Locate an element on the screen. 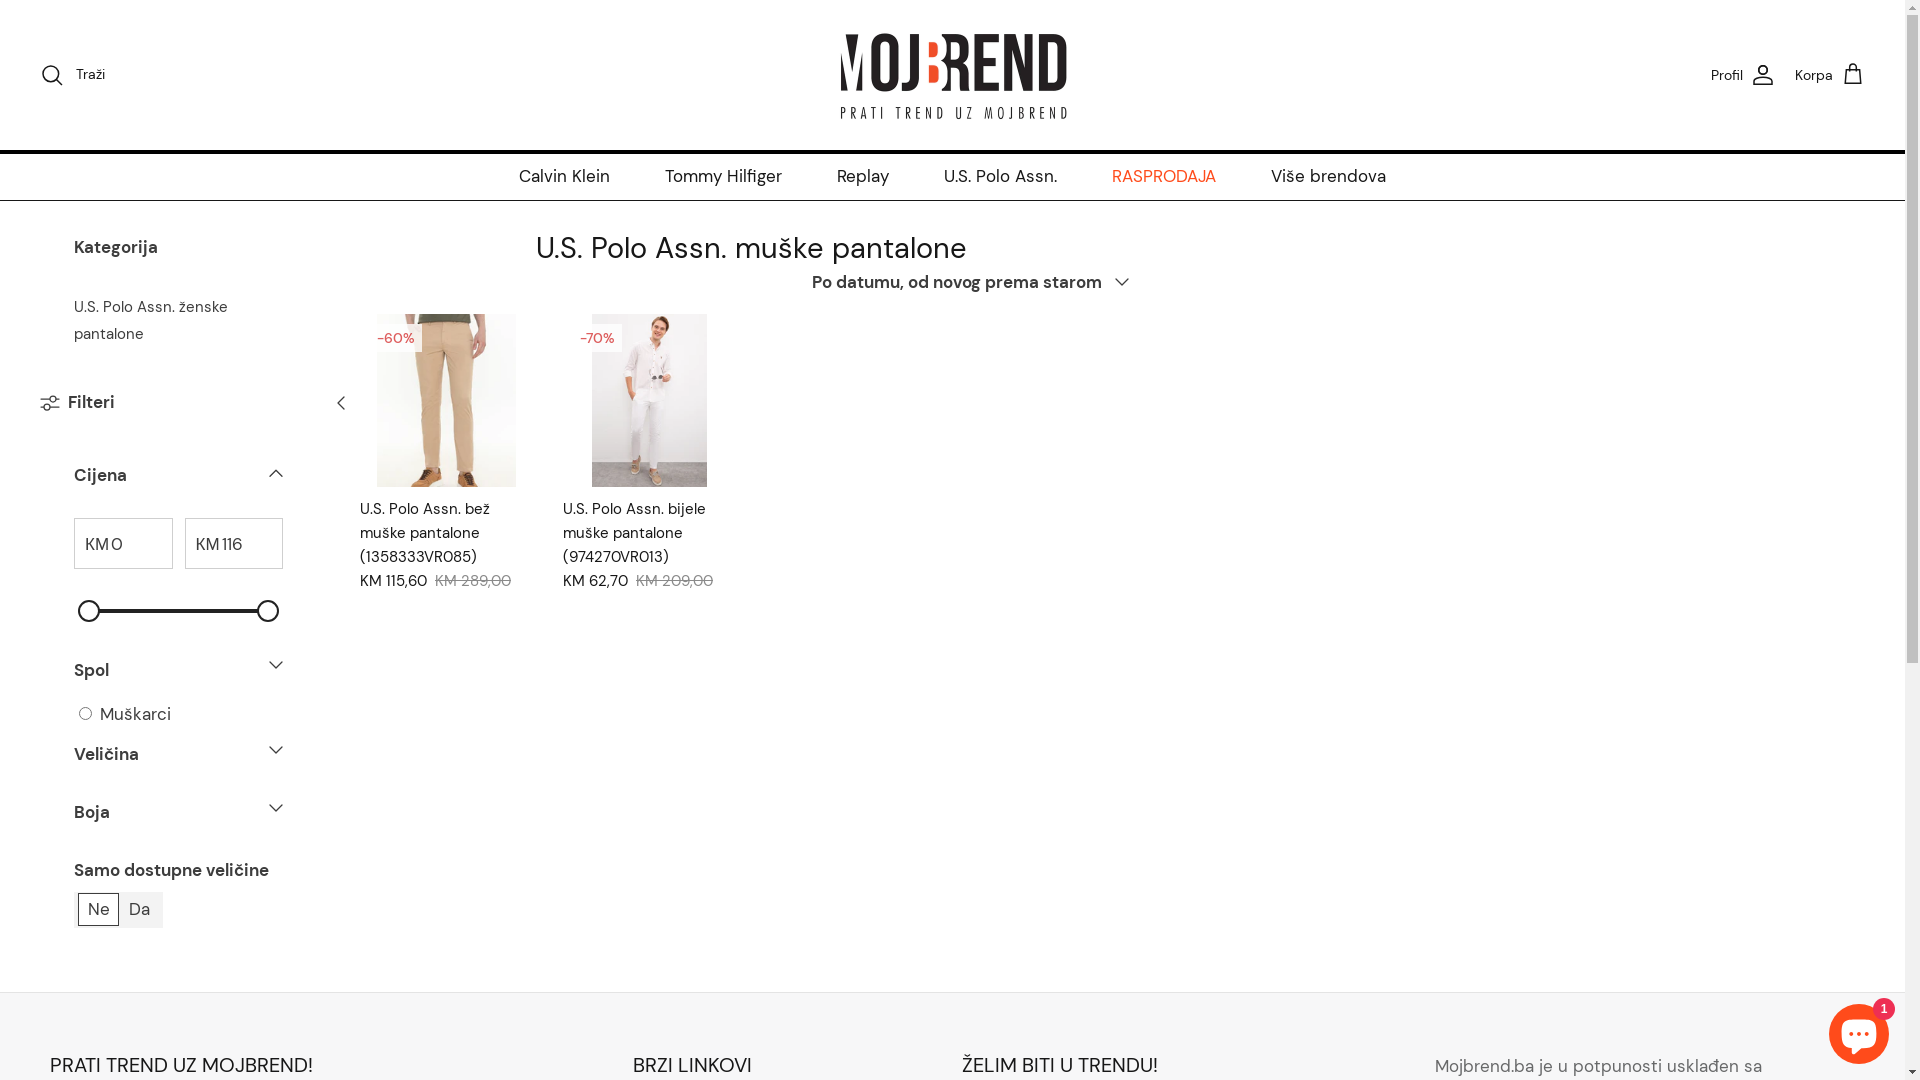 The width and height of the screenshot is (1920, 1080). 'Kategorija' is located at coordinates (208, 246).